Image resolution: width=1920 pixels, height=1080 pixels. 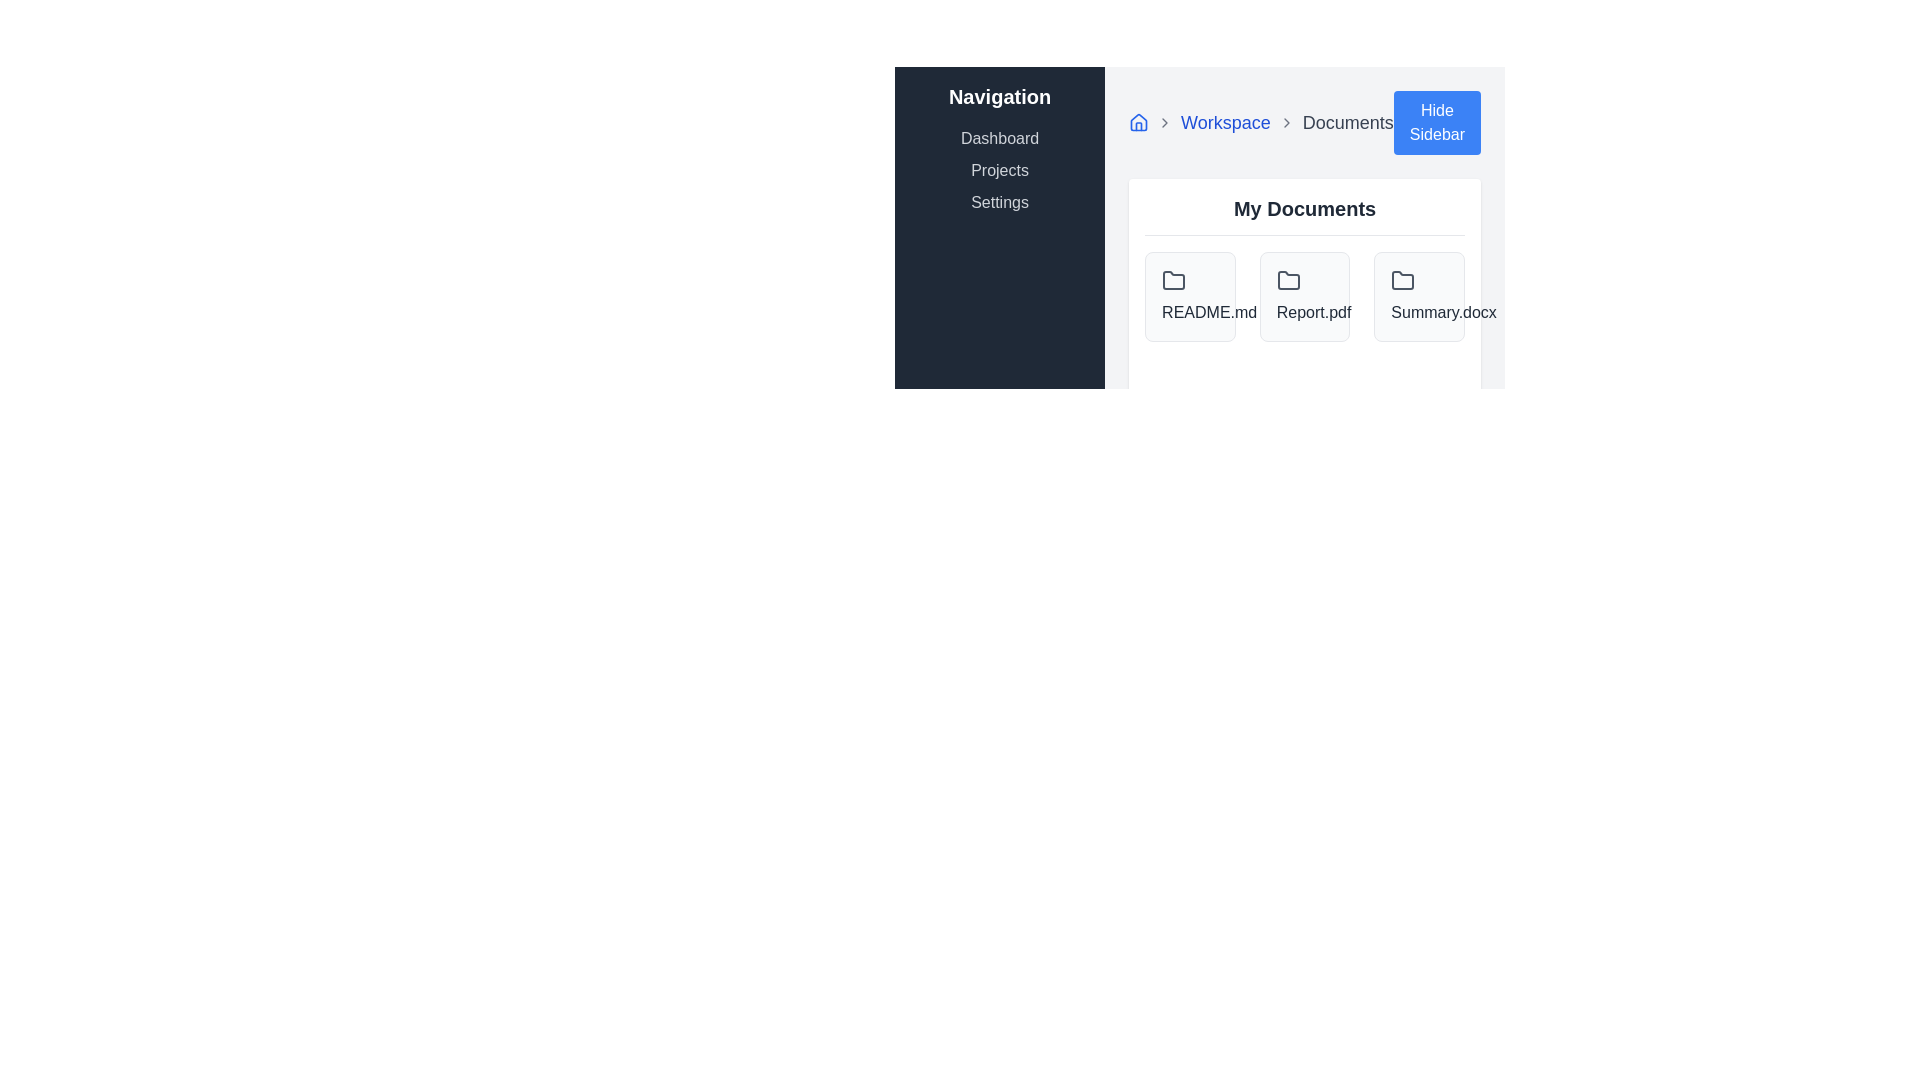 What do you see at coordinates (1305, 297) in the screenshot?
I see `the folder icon labeled 'Report.pdf' in the middle of the grid layout` at bounding box center [1305, 297].